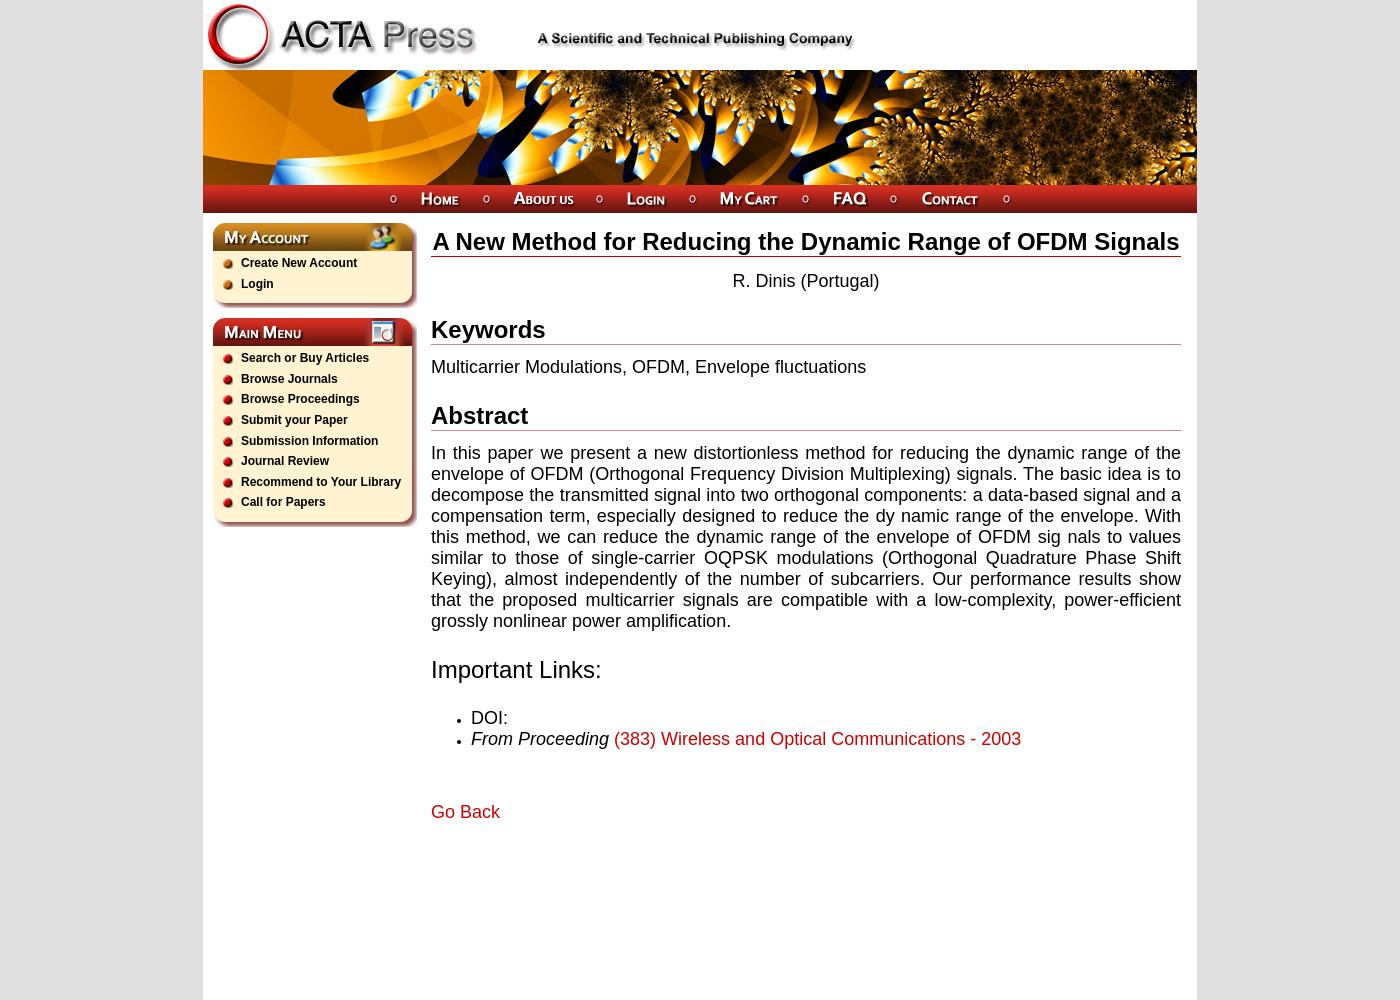  Describe the element at coordinates (516, 668) in the screenshot. I see `'Important Links:'` at that location.